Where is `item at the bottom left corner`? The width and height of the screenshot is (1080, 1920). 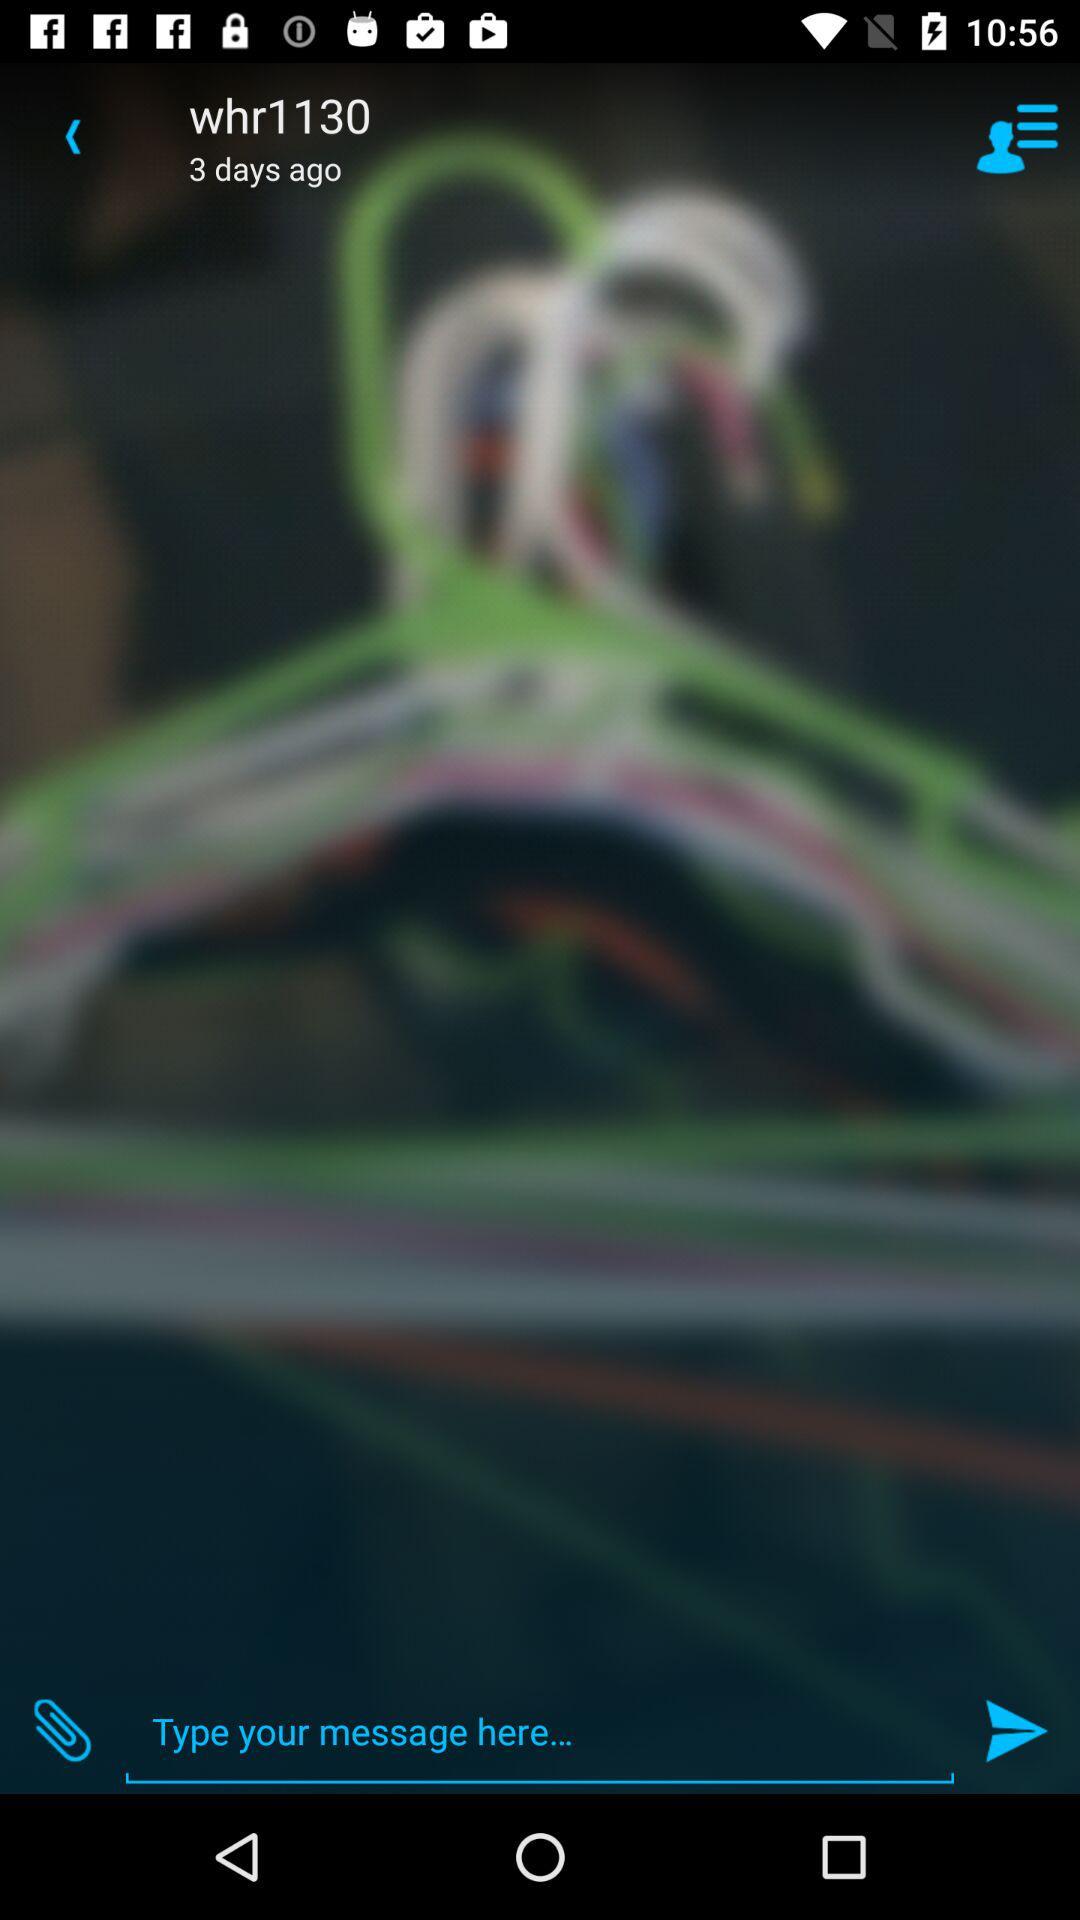 item at the bottom left corner is located at coordinates (61, 1730).